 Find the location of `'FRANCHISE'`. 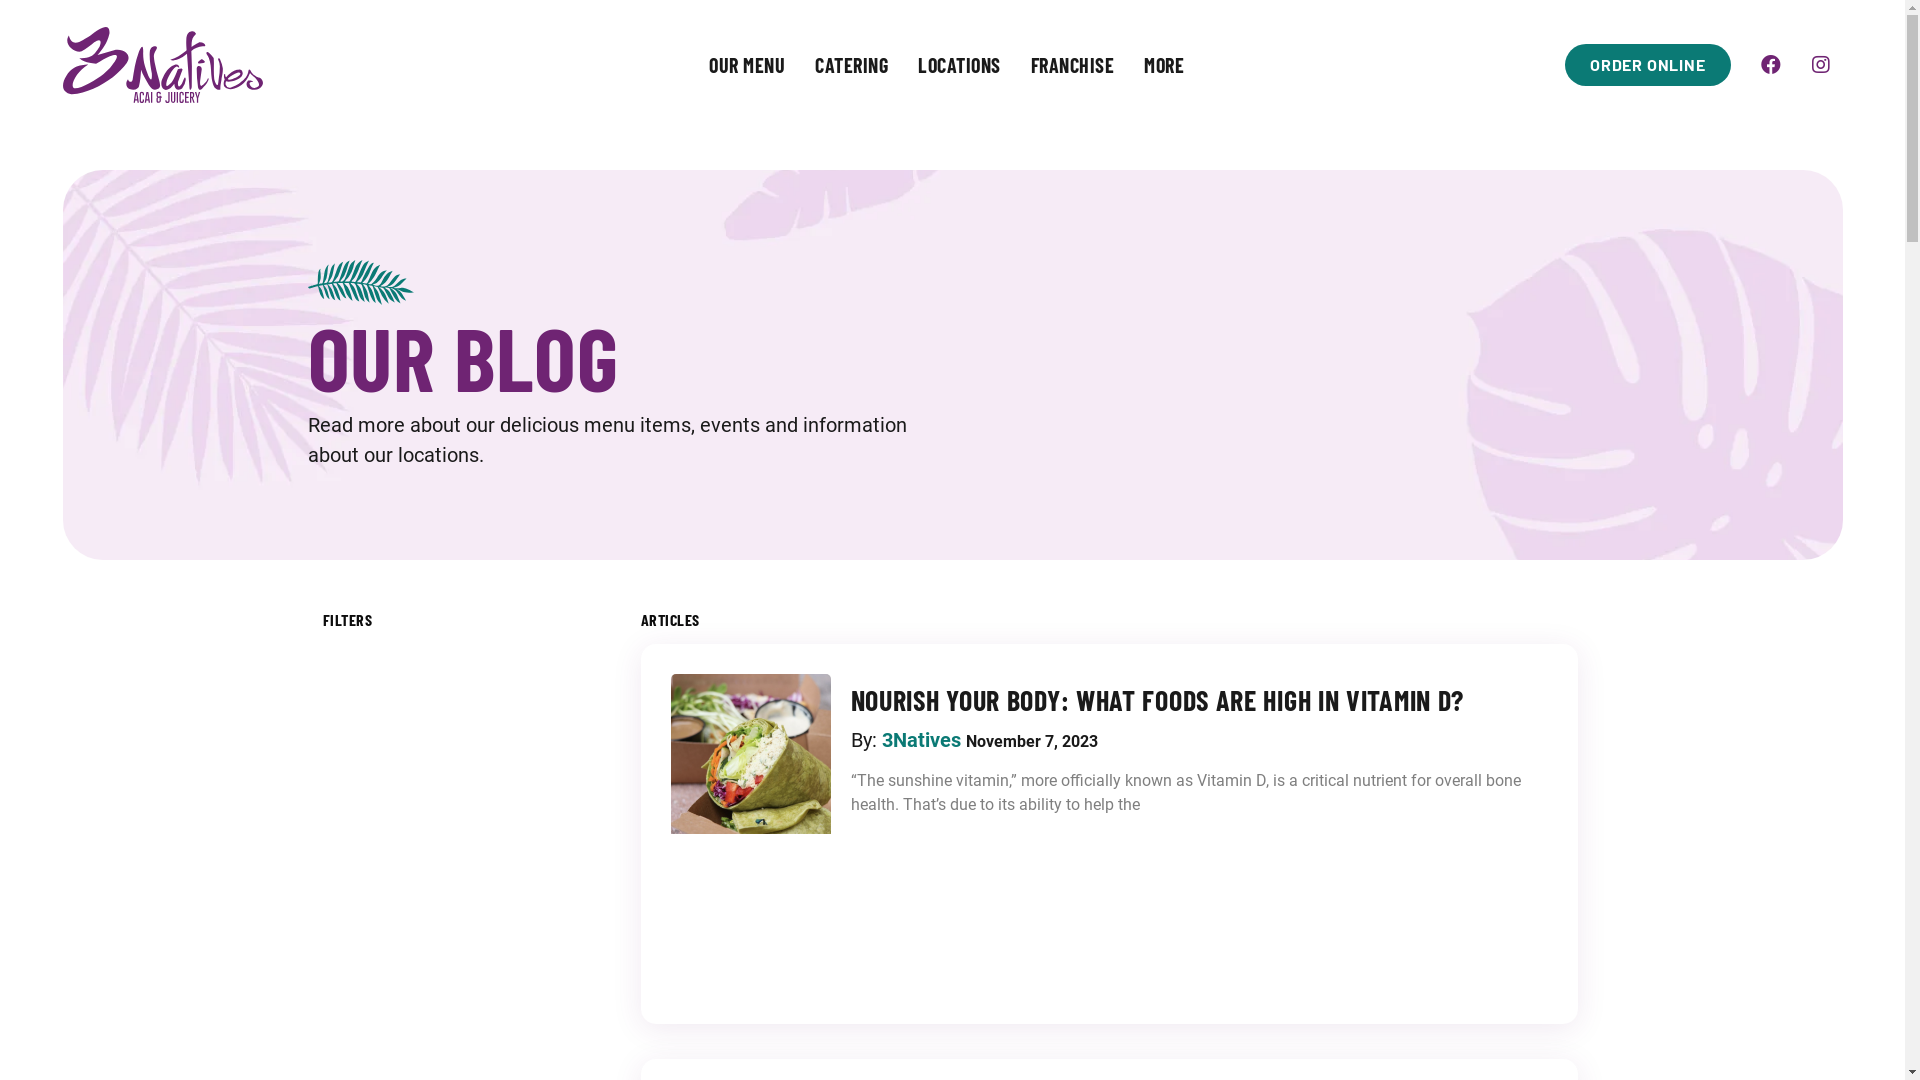

'FRANCHISE' is located at coordinates (1072, 64).